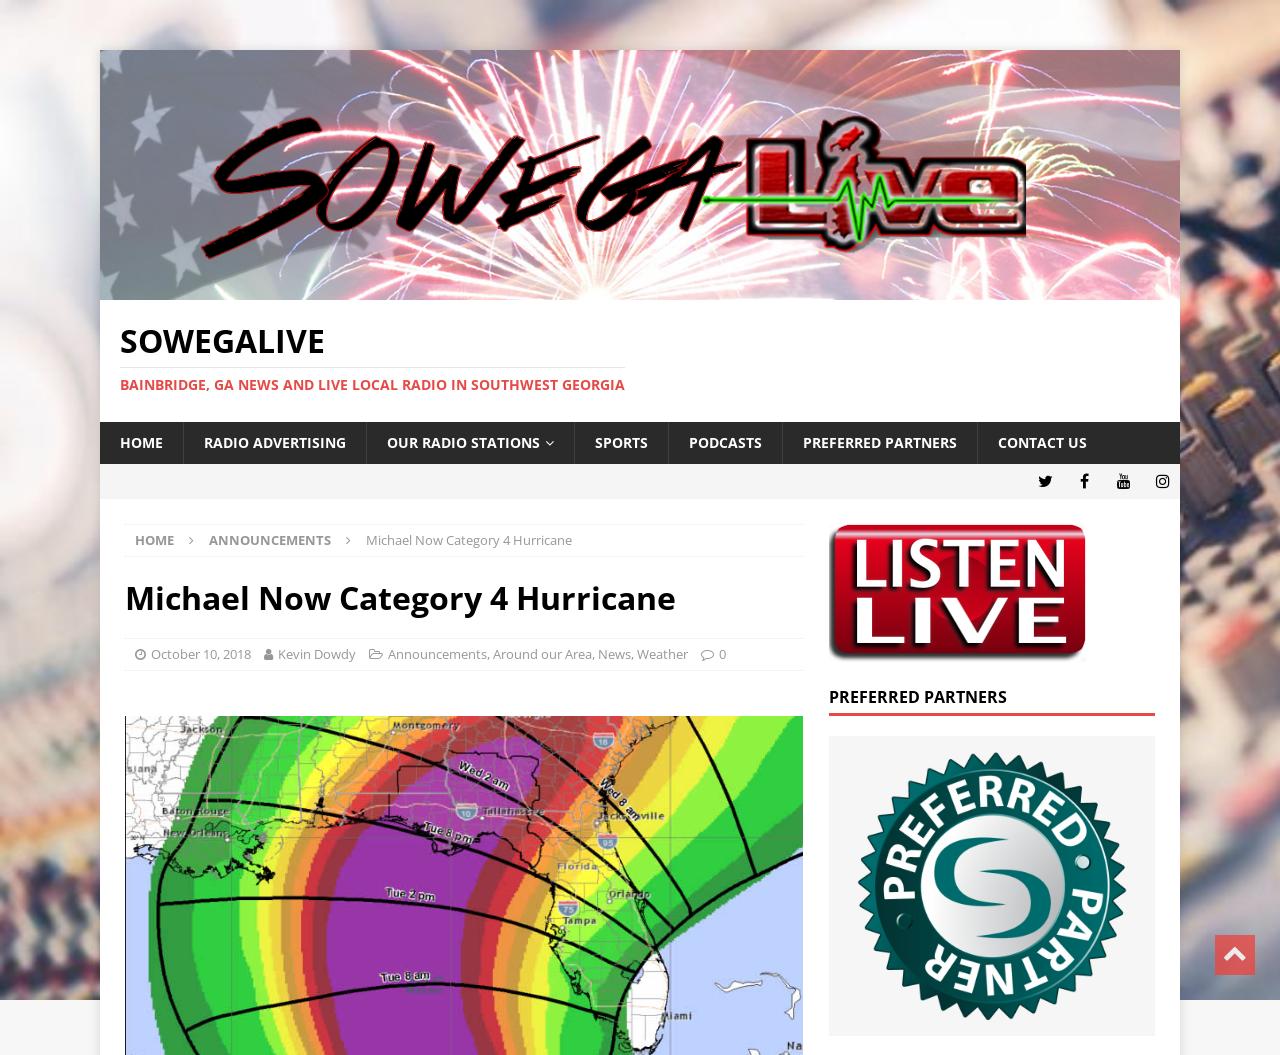 This screenshot has height=1055, width=1280. Describe the element at coordinates (613, 652) in the screenshot. I see `'News'` at that location.